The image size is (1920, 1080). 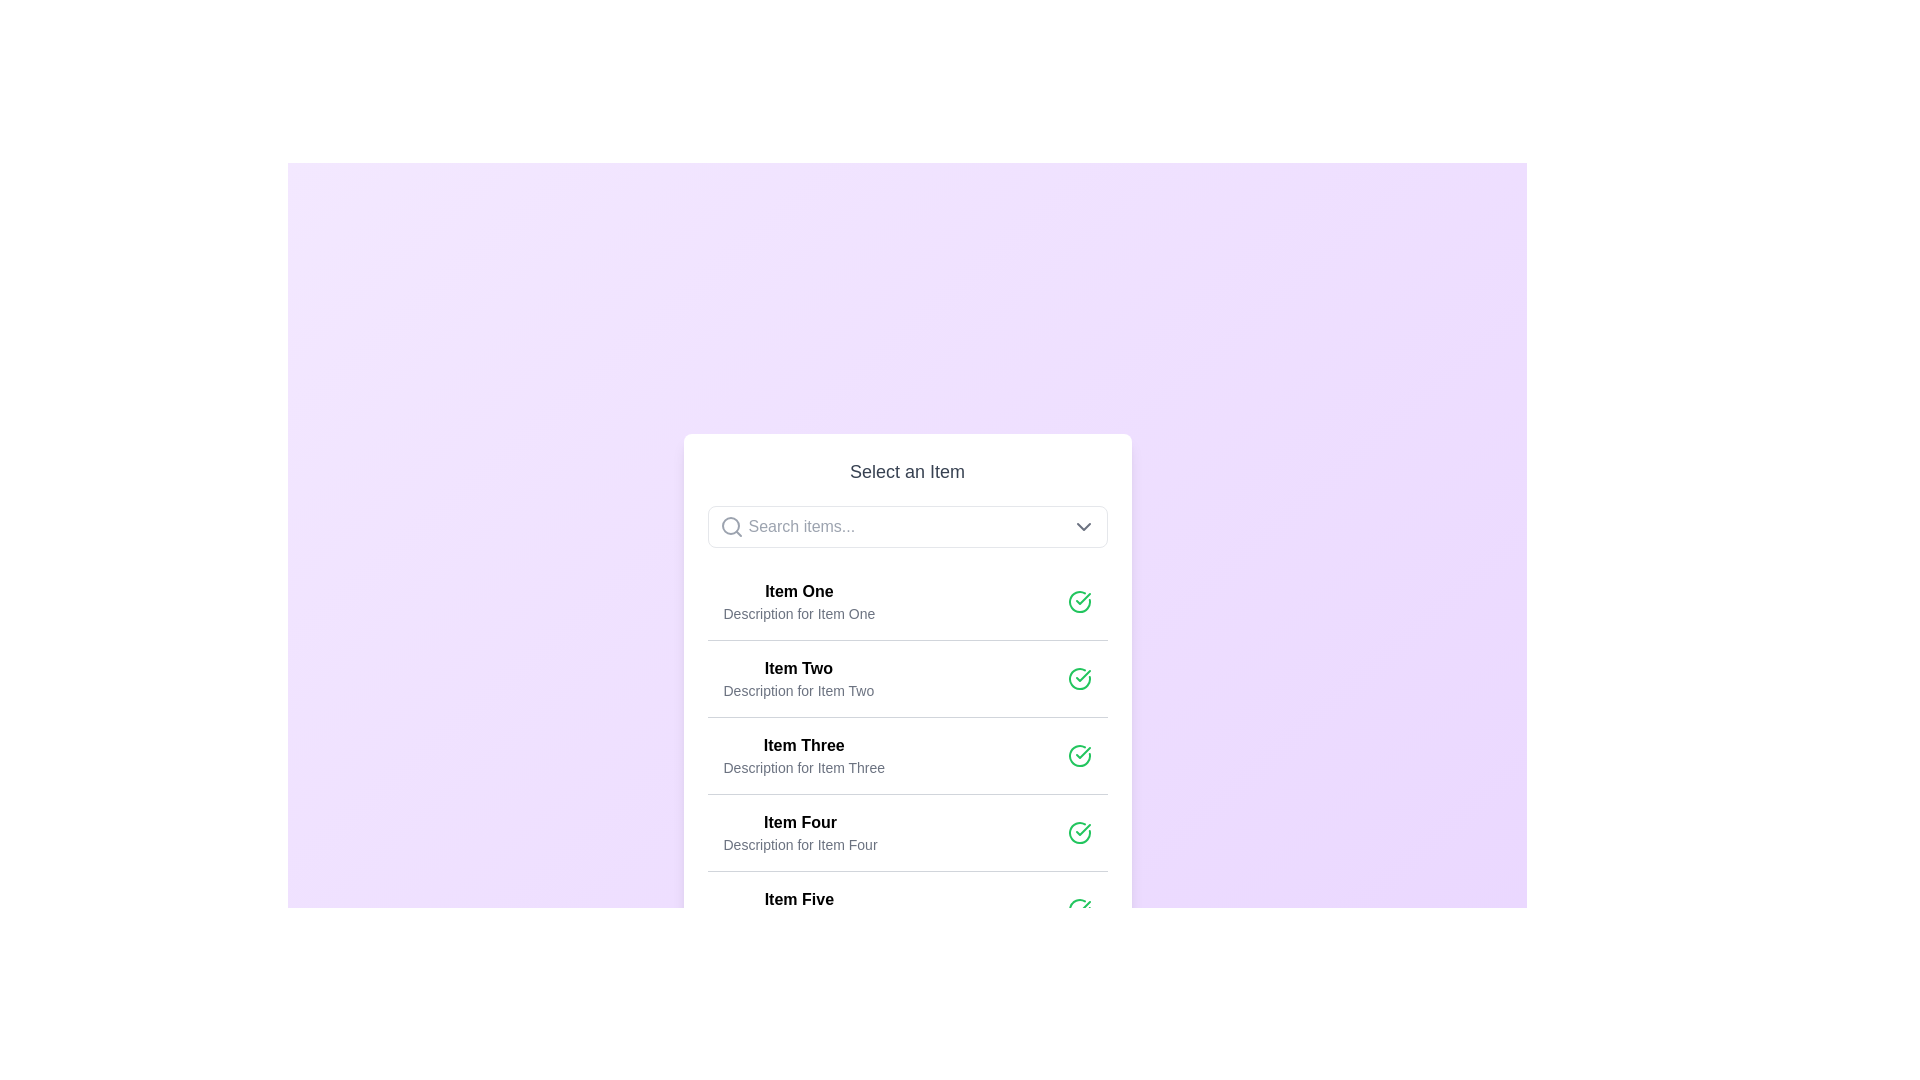 I want to click on the text element displaying 'Description for Item One', which is a small gray font located directly beneath the bold title 'Item One' in the central white panel, so click(x=798, y=612).